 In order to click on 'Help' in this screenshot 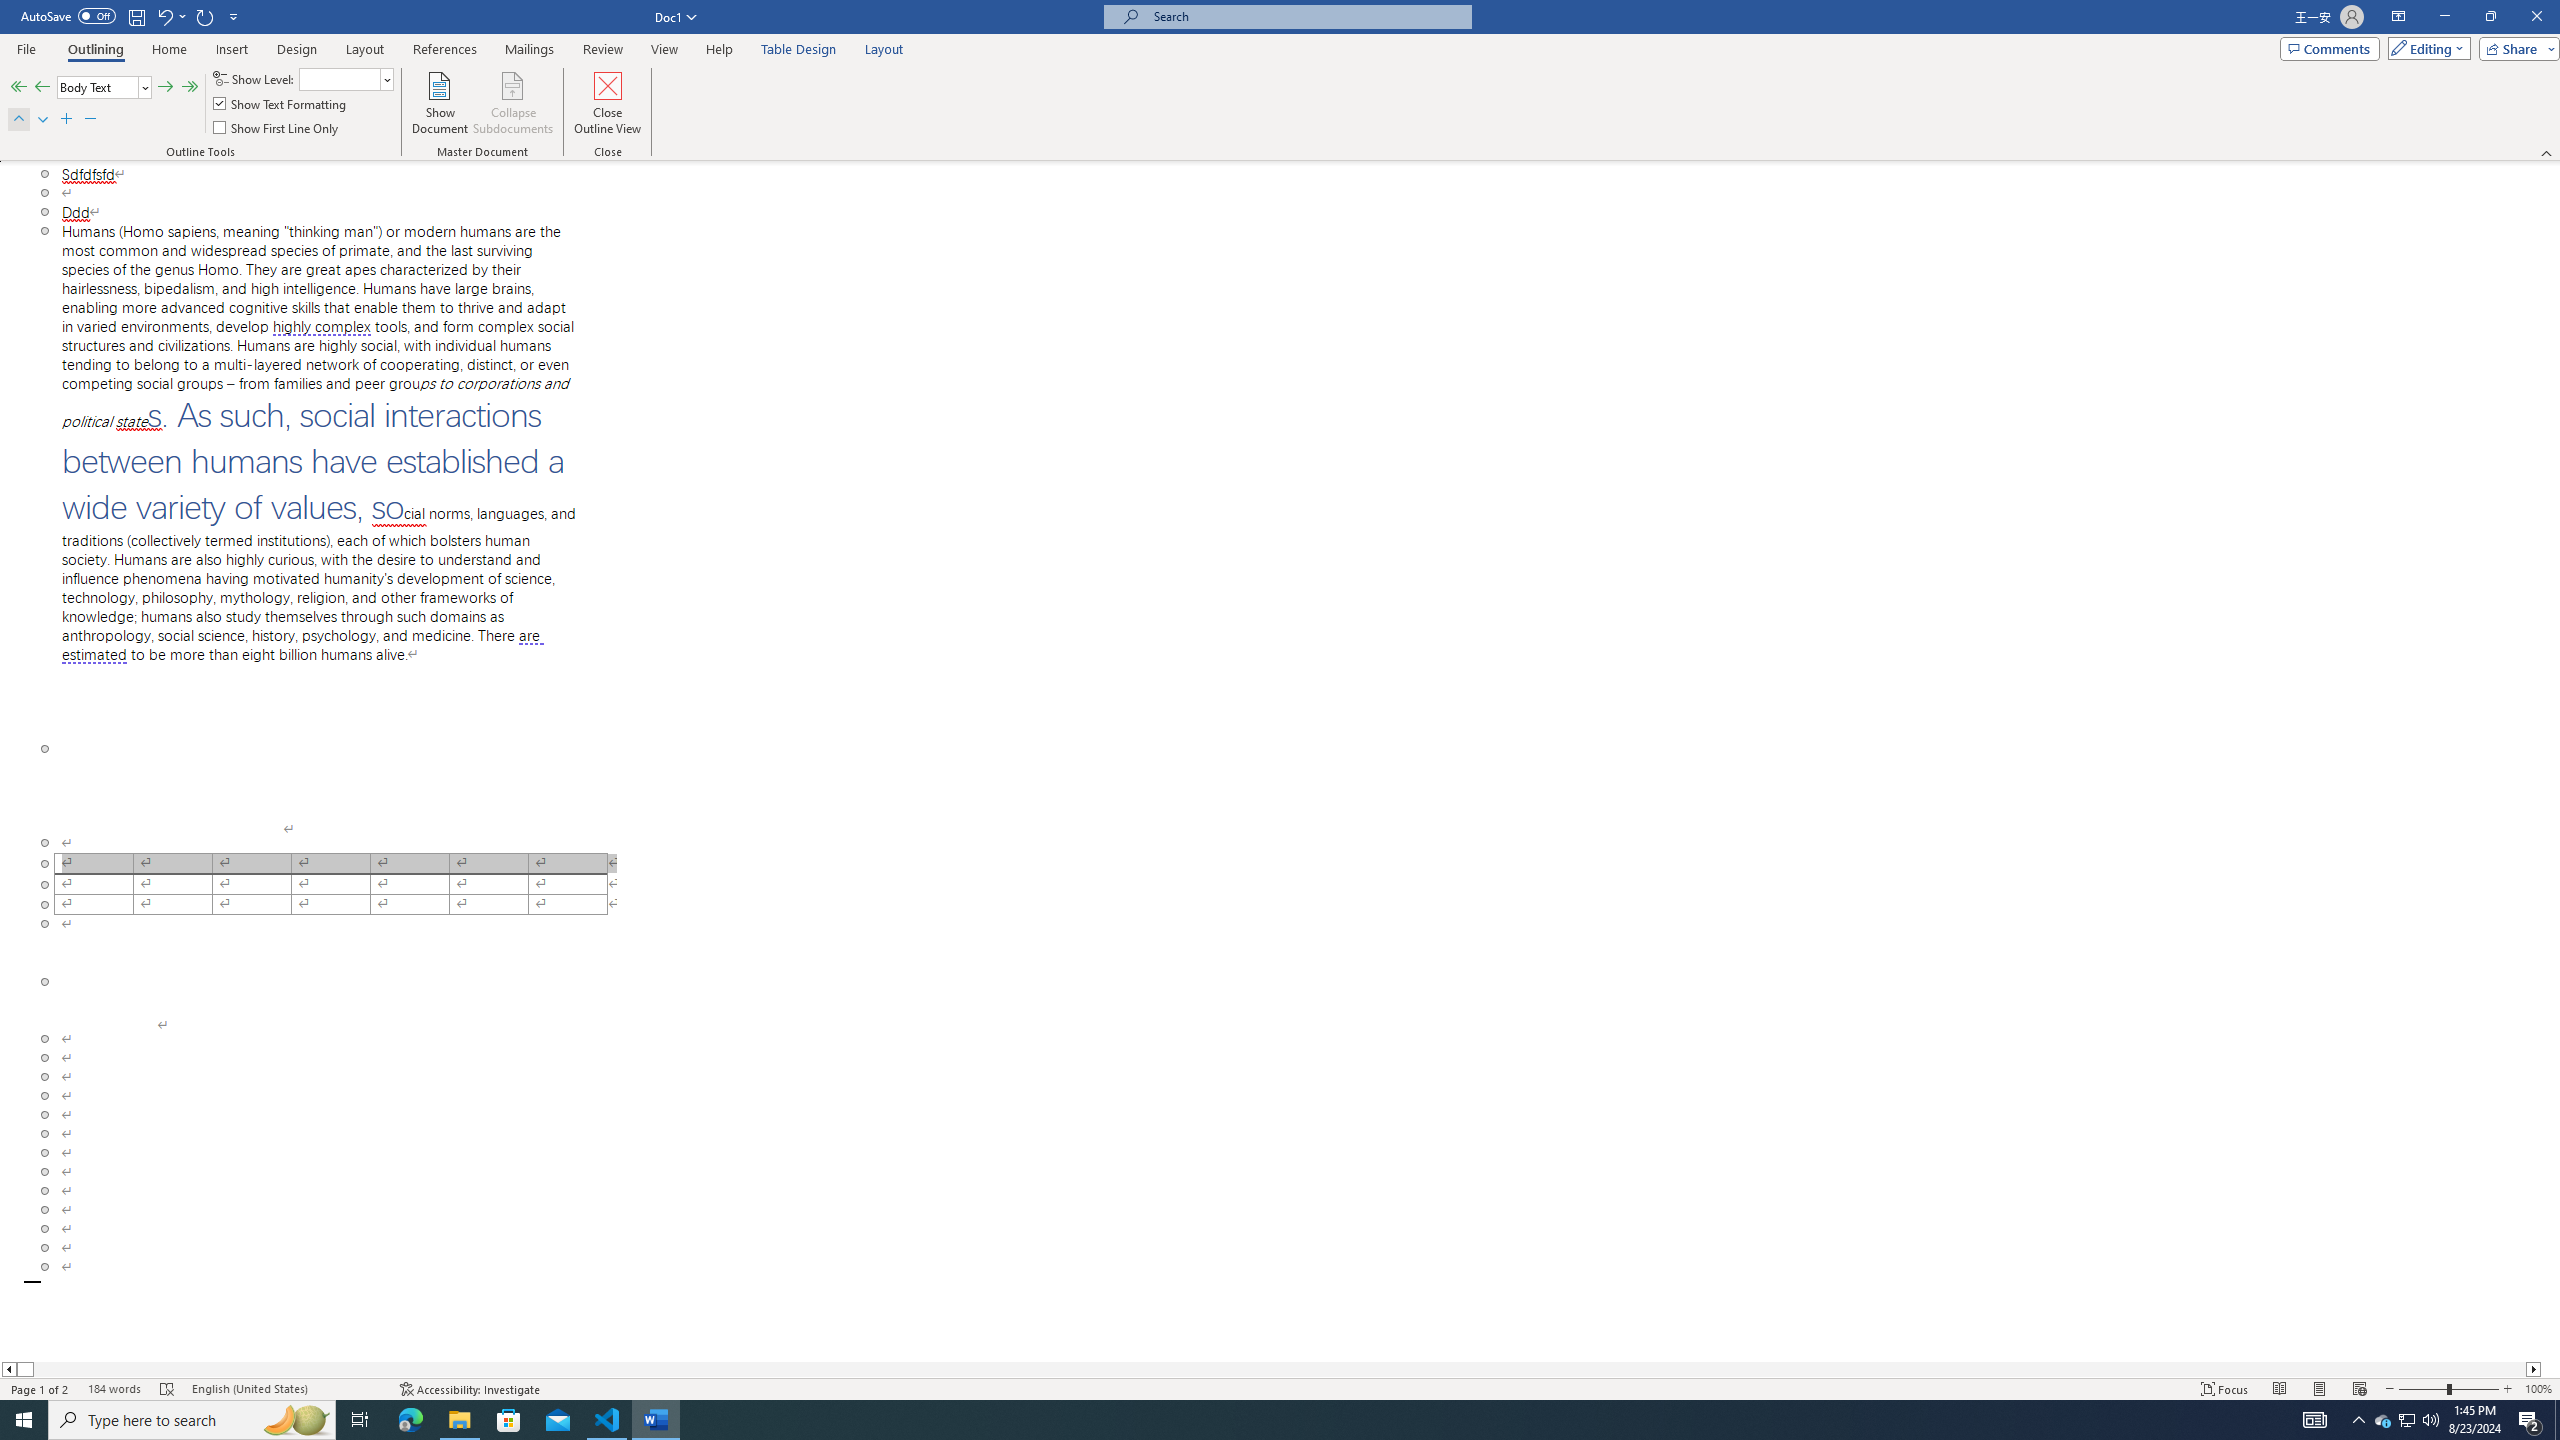, I will do `click(720, 49)`.